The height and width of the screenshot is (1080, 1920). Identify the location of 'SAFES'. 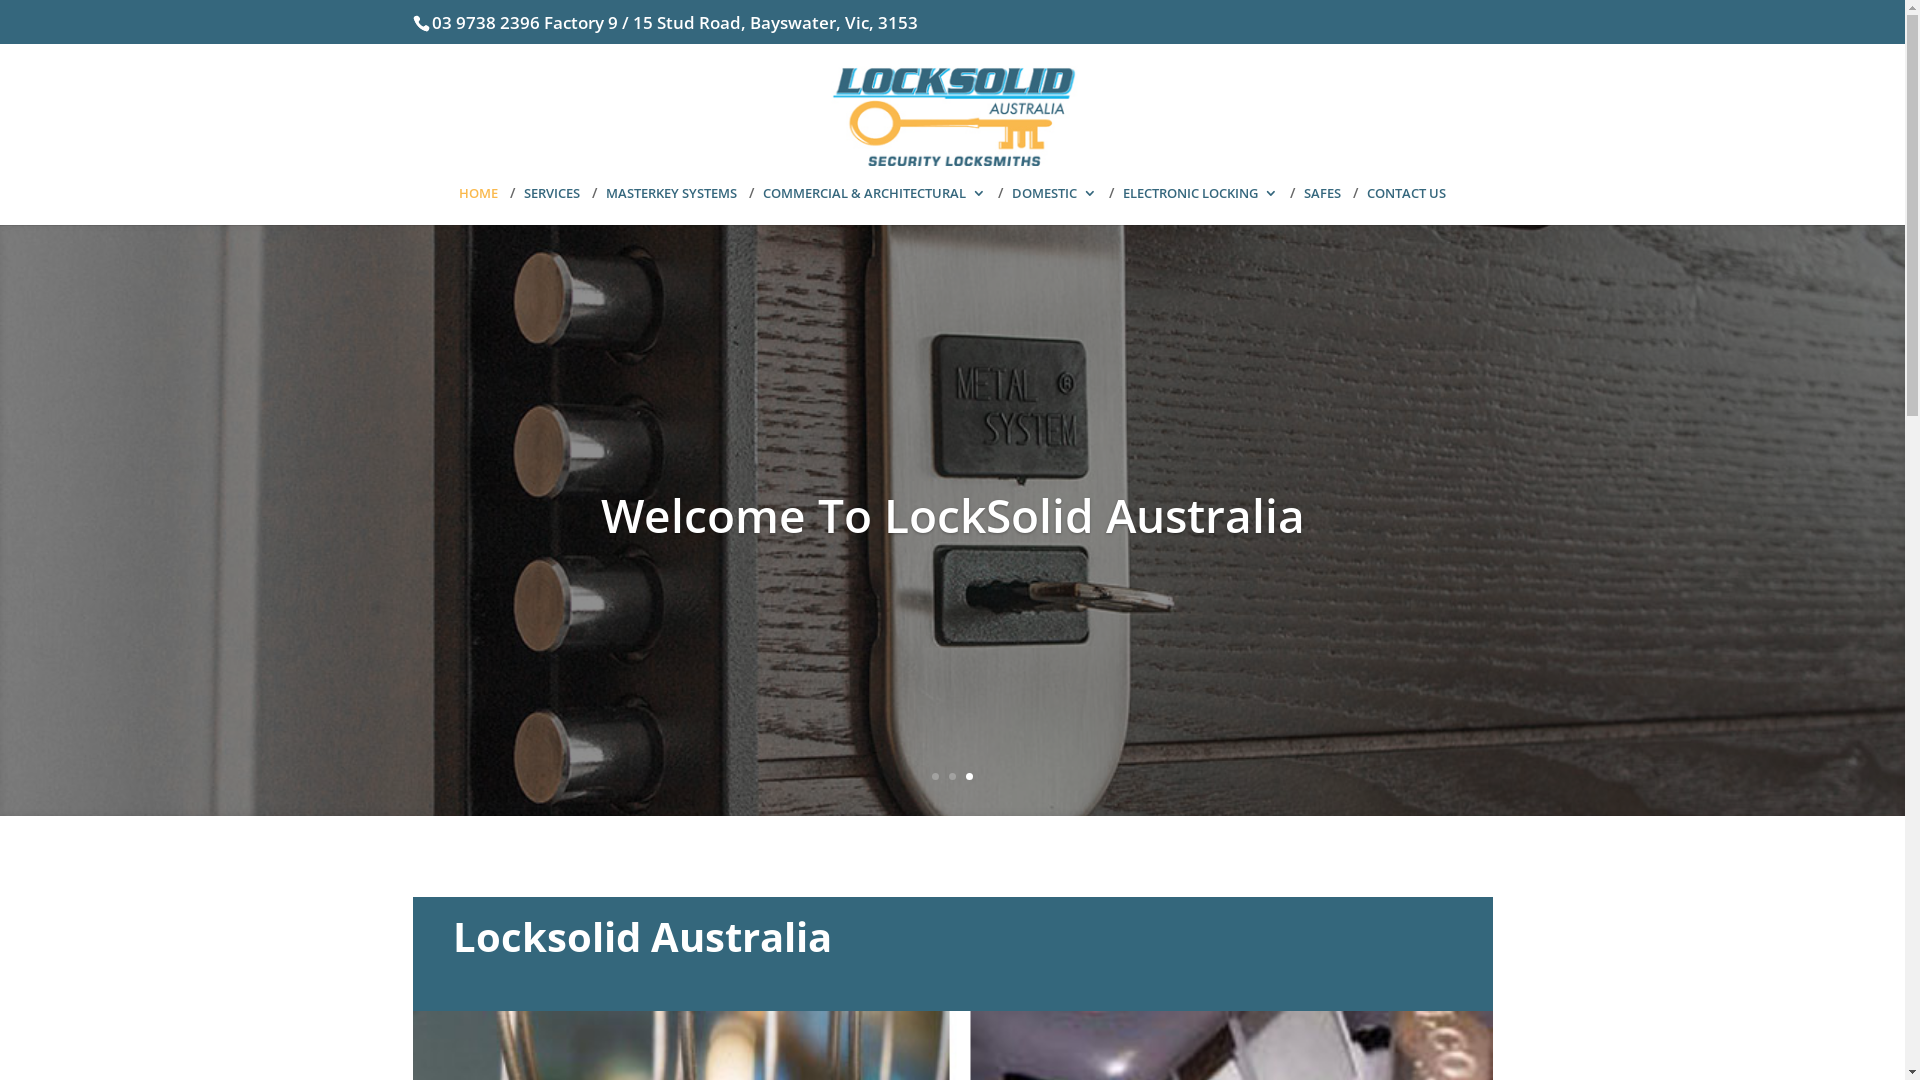
(1304, 205).